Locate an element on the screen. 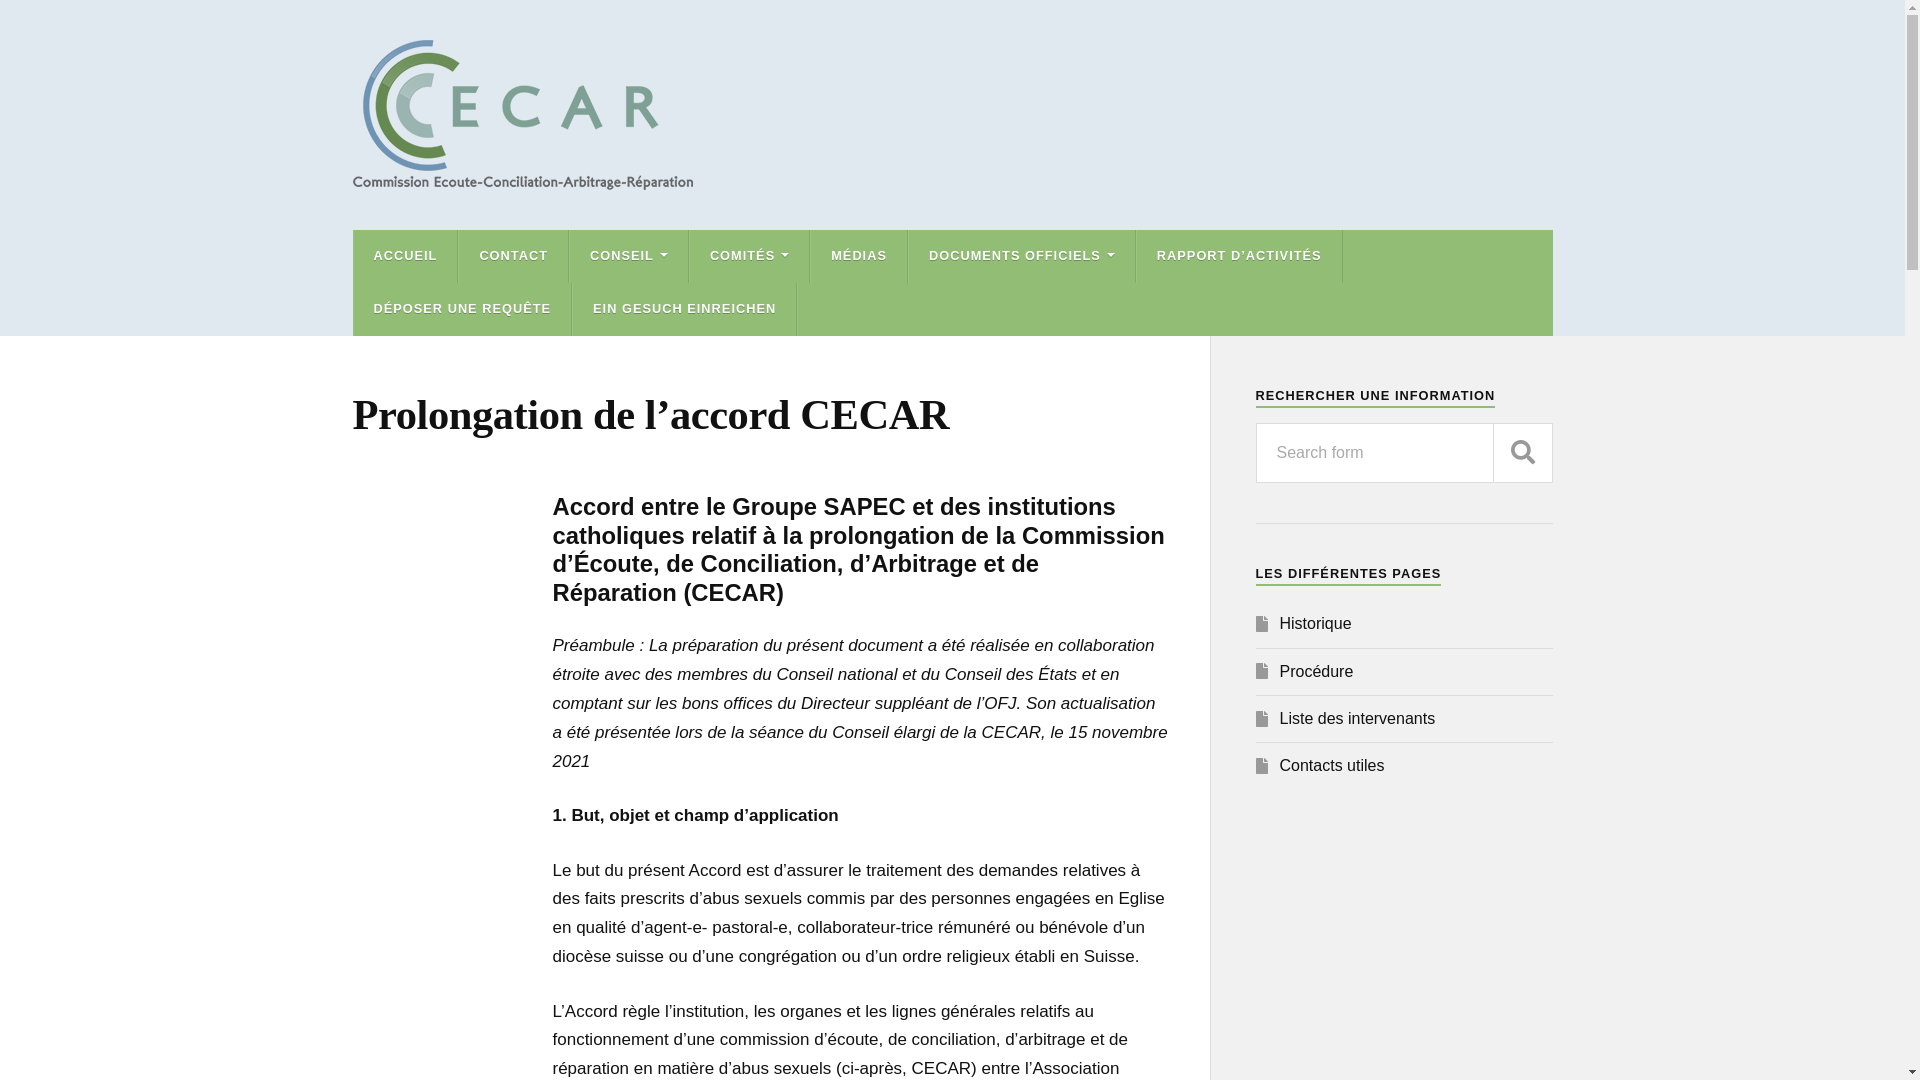 The height and width of the screenshot is (1080, 1920). 'Contacts utiles' is located at coordinates (1332, 765).